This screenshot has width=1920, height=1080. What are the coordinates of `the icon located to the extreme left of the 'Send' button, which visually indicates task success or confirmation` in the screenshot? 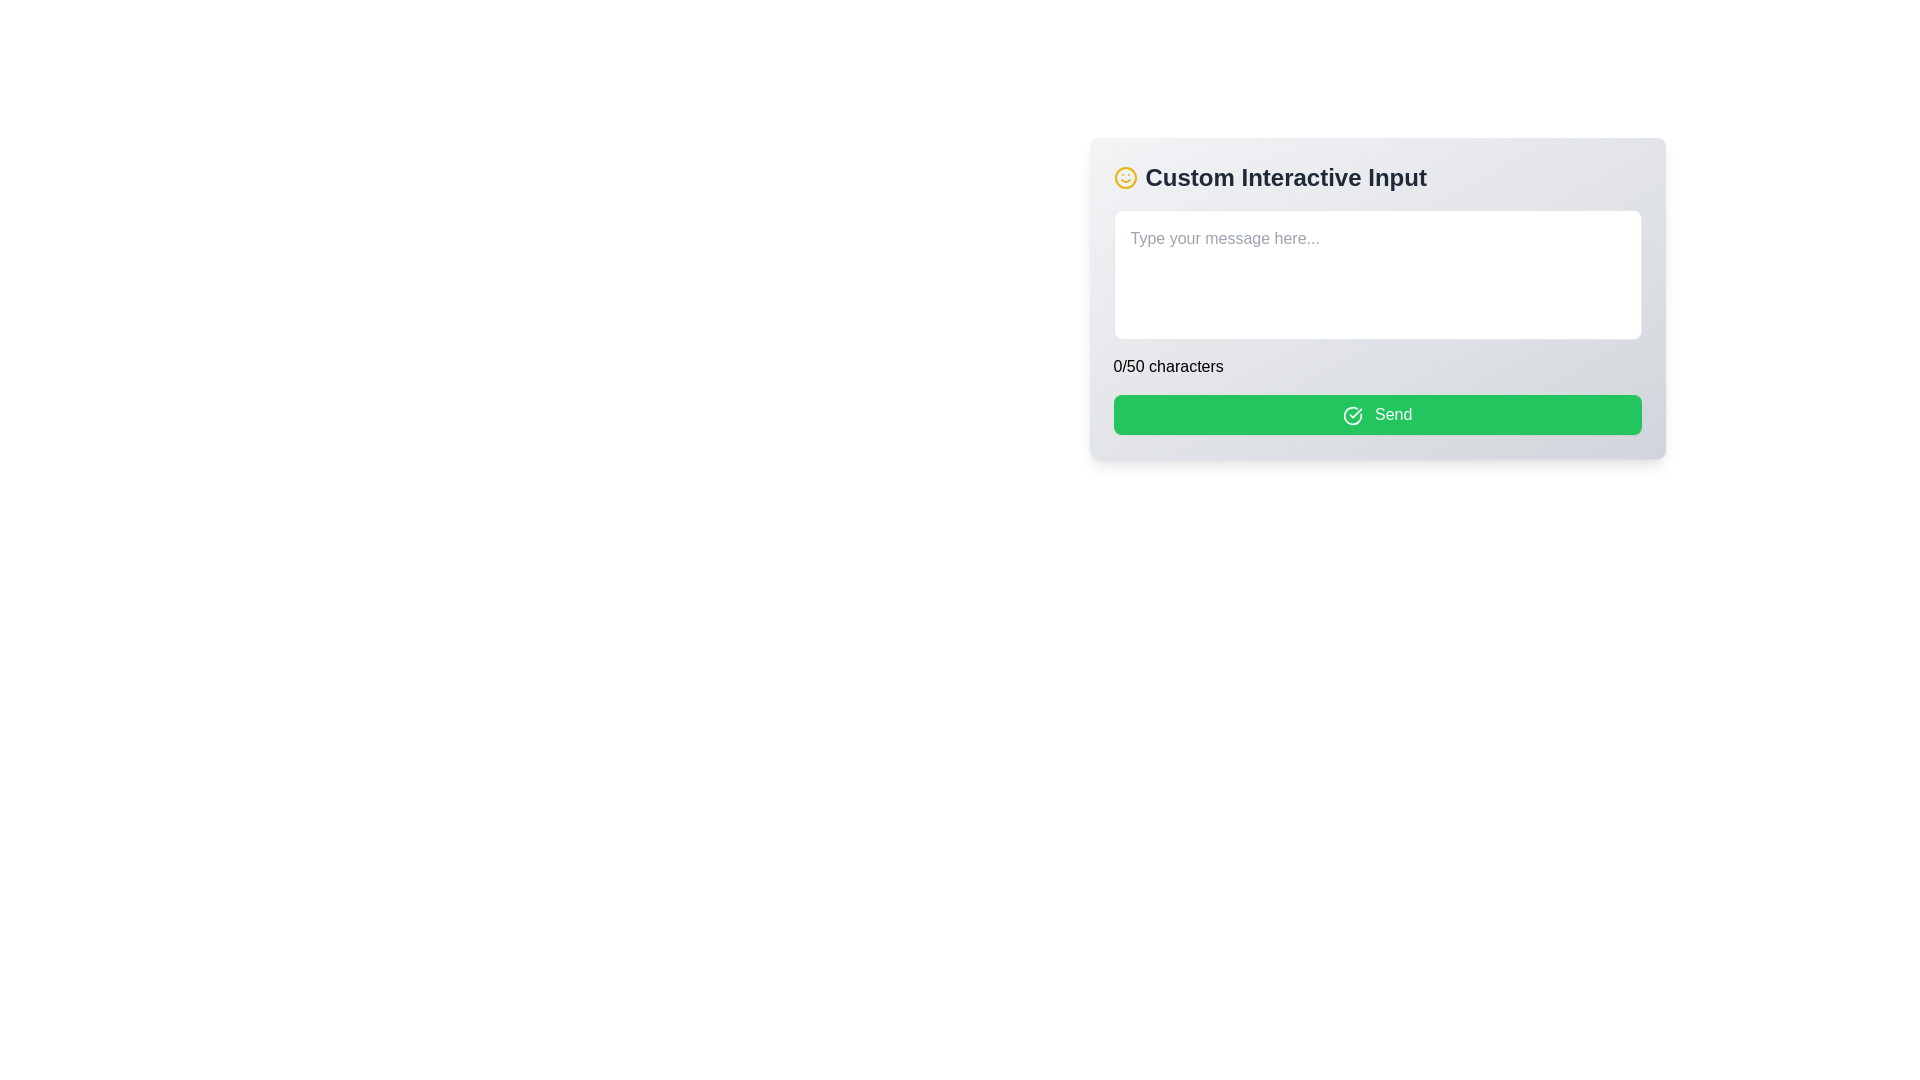 It's located at (1352, 414).